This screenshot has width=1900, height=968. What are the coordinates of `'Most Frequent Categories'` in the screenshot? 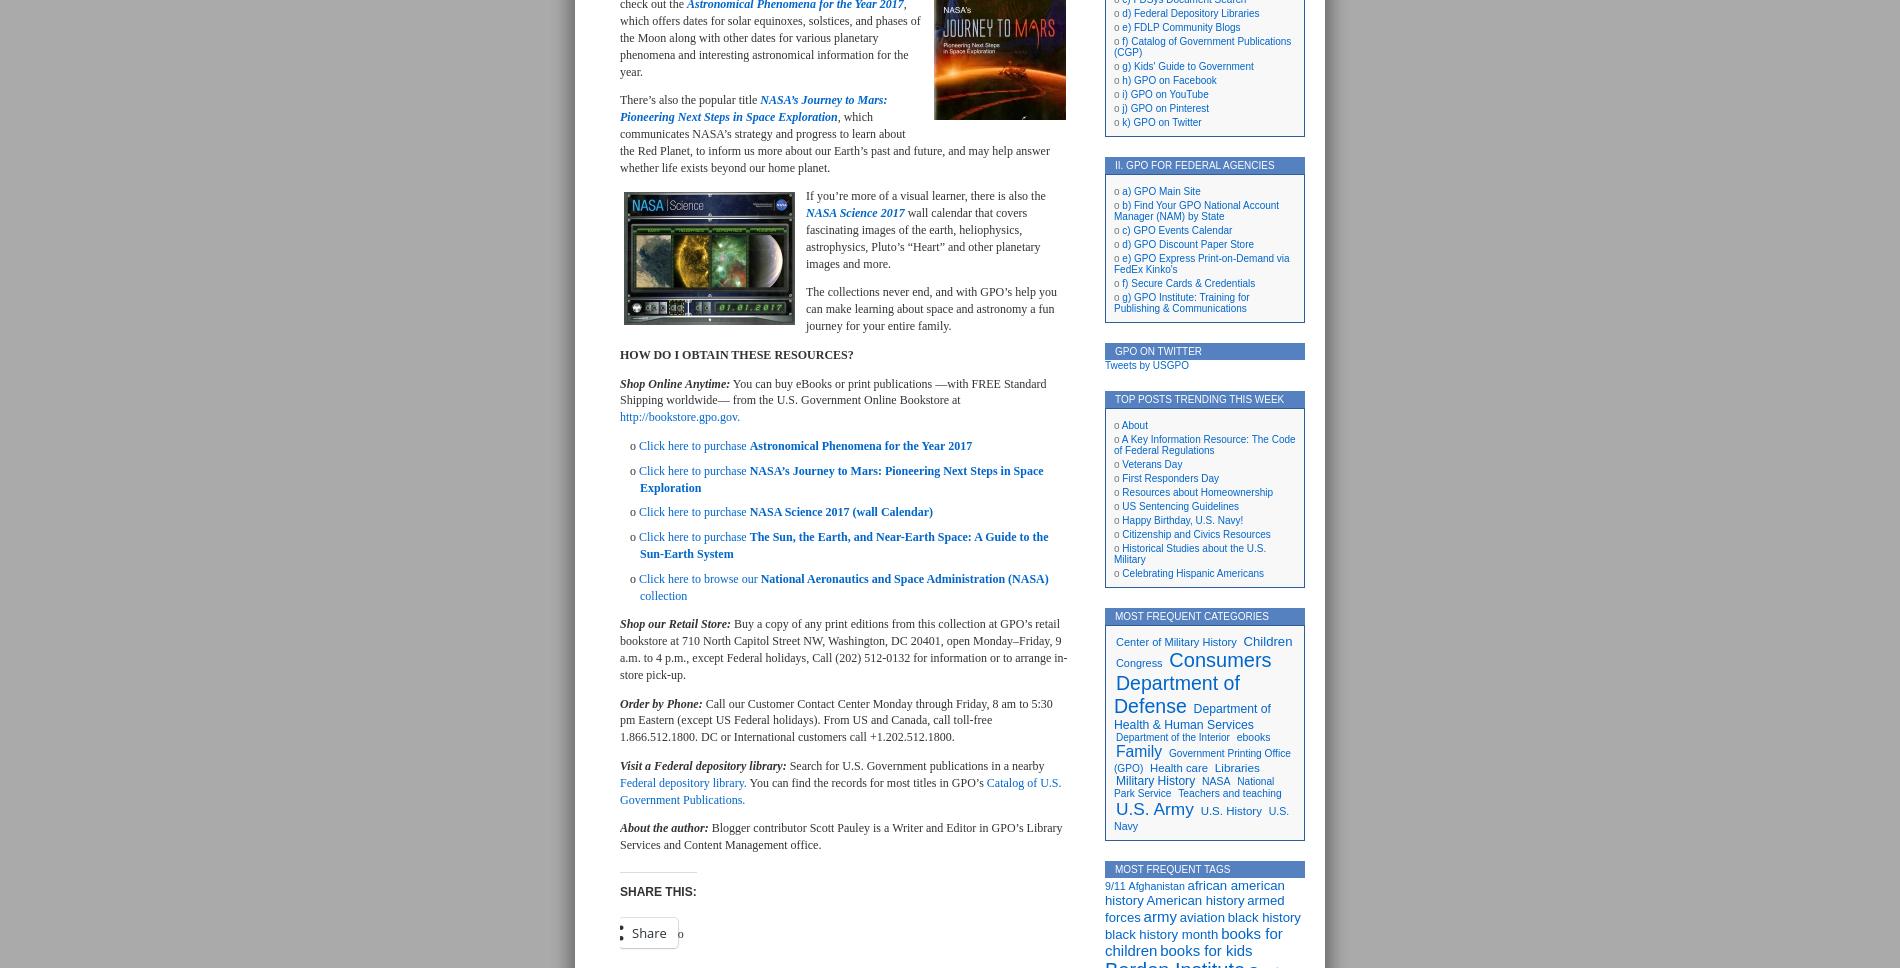 It's located at (1114, 615).